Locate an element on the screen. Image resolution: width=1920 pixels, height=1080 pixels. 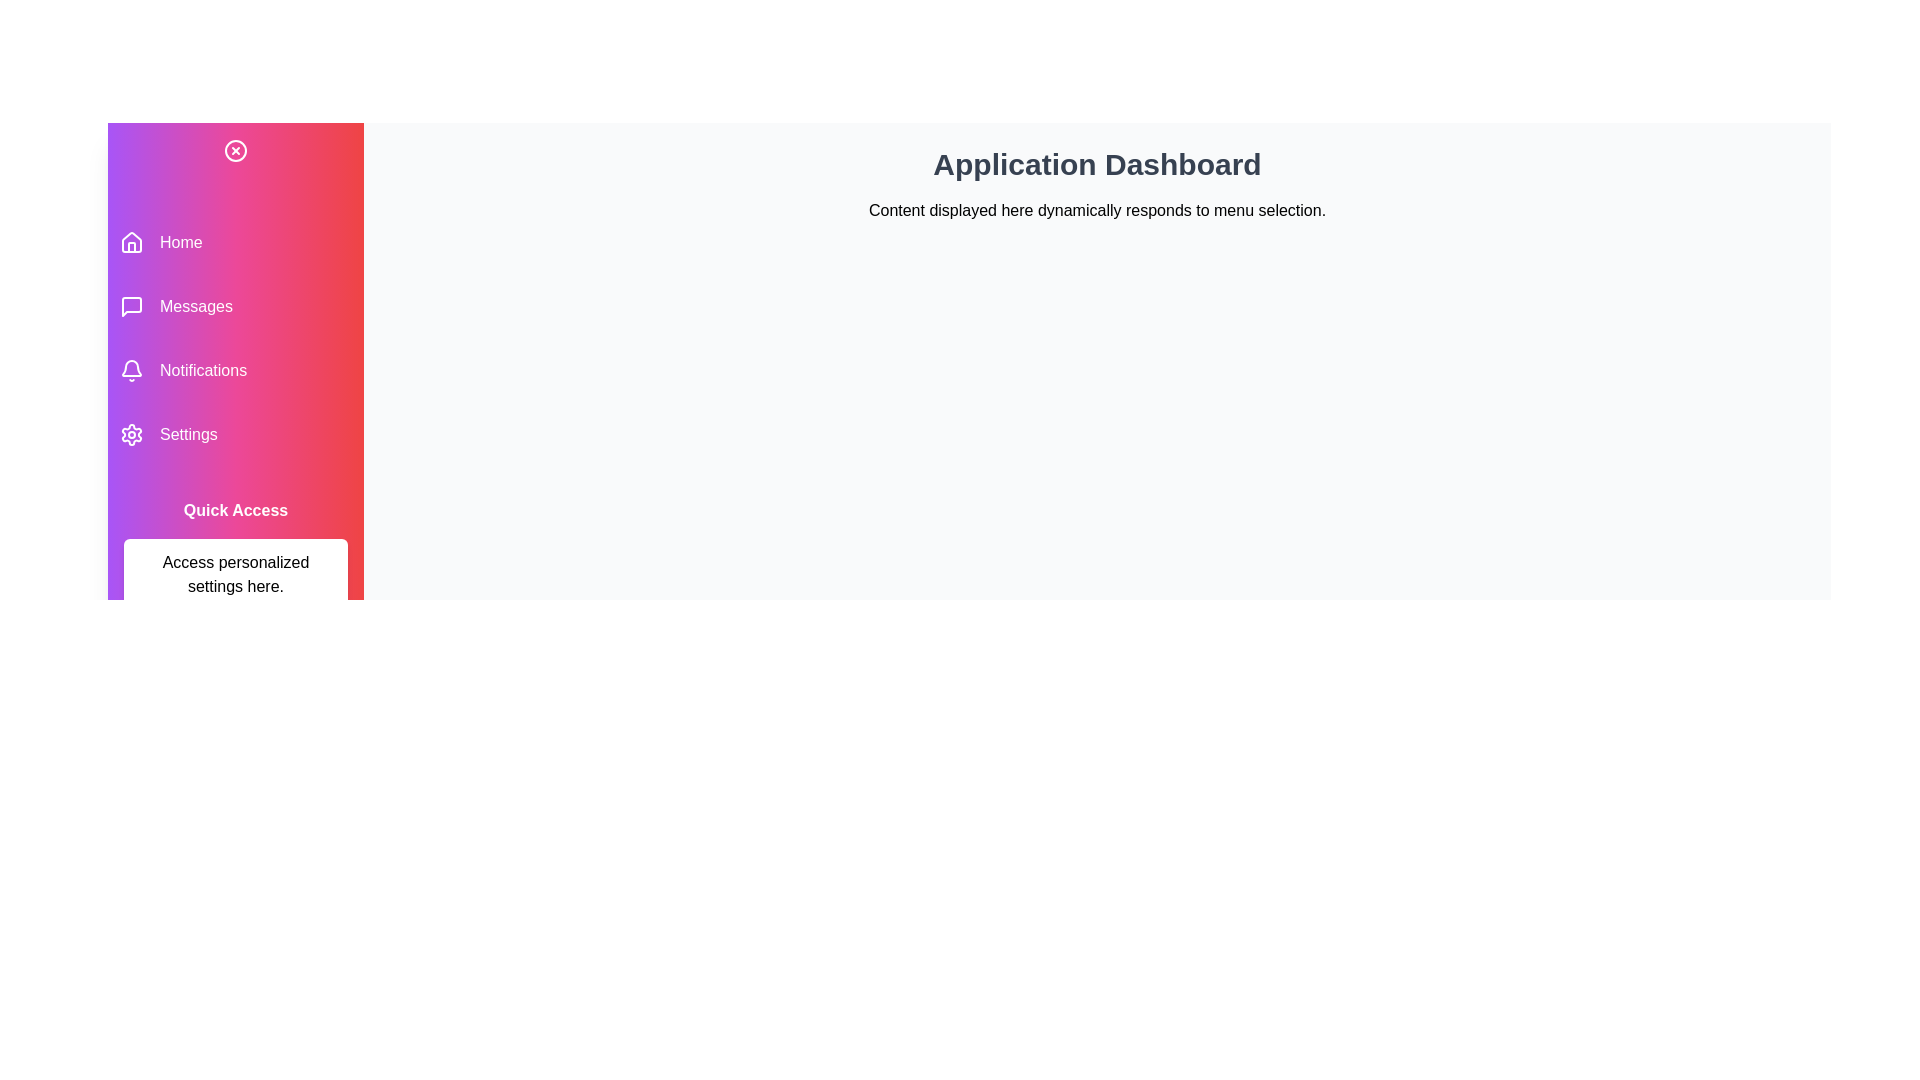
the menu item labeled Home to navigate to the corresponding section is located at coordinates (235, 242).